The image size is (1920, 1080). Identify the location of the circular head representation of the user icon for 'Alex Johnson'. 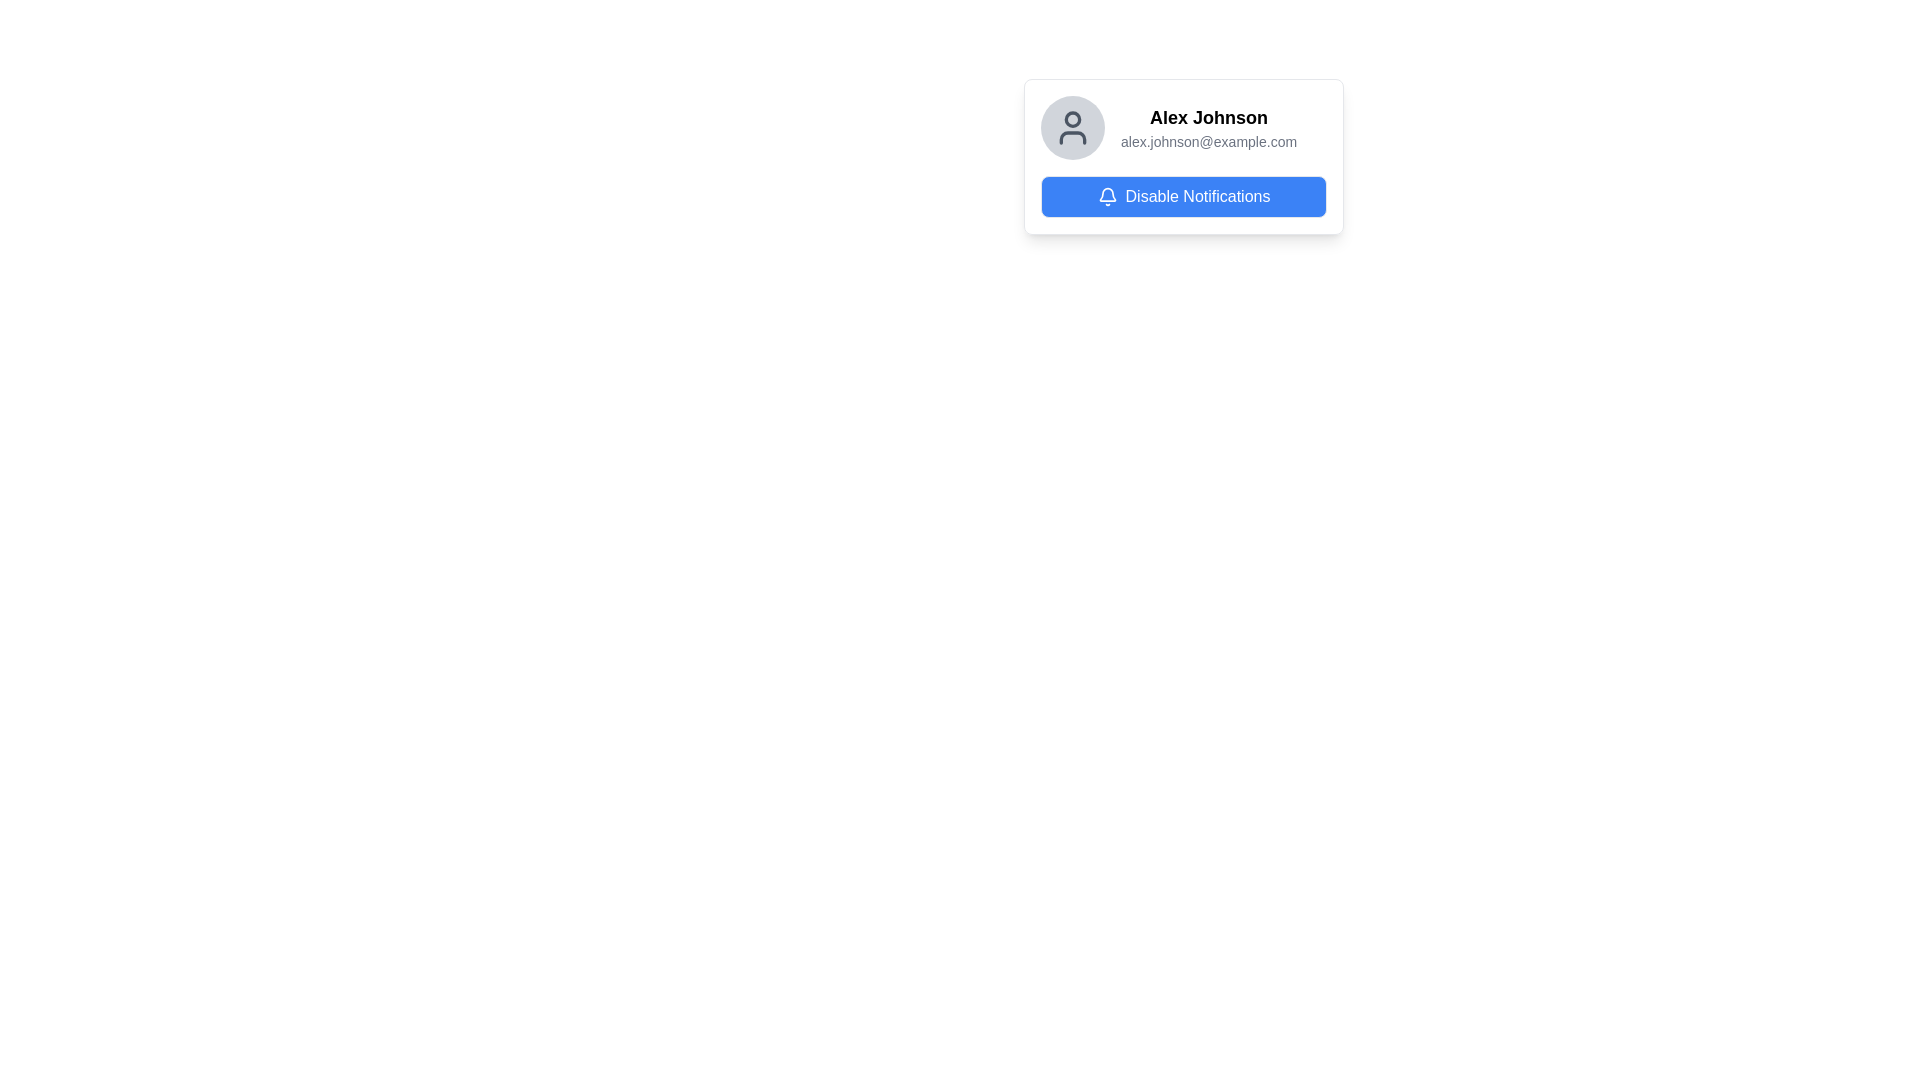
(1072, 119).